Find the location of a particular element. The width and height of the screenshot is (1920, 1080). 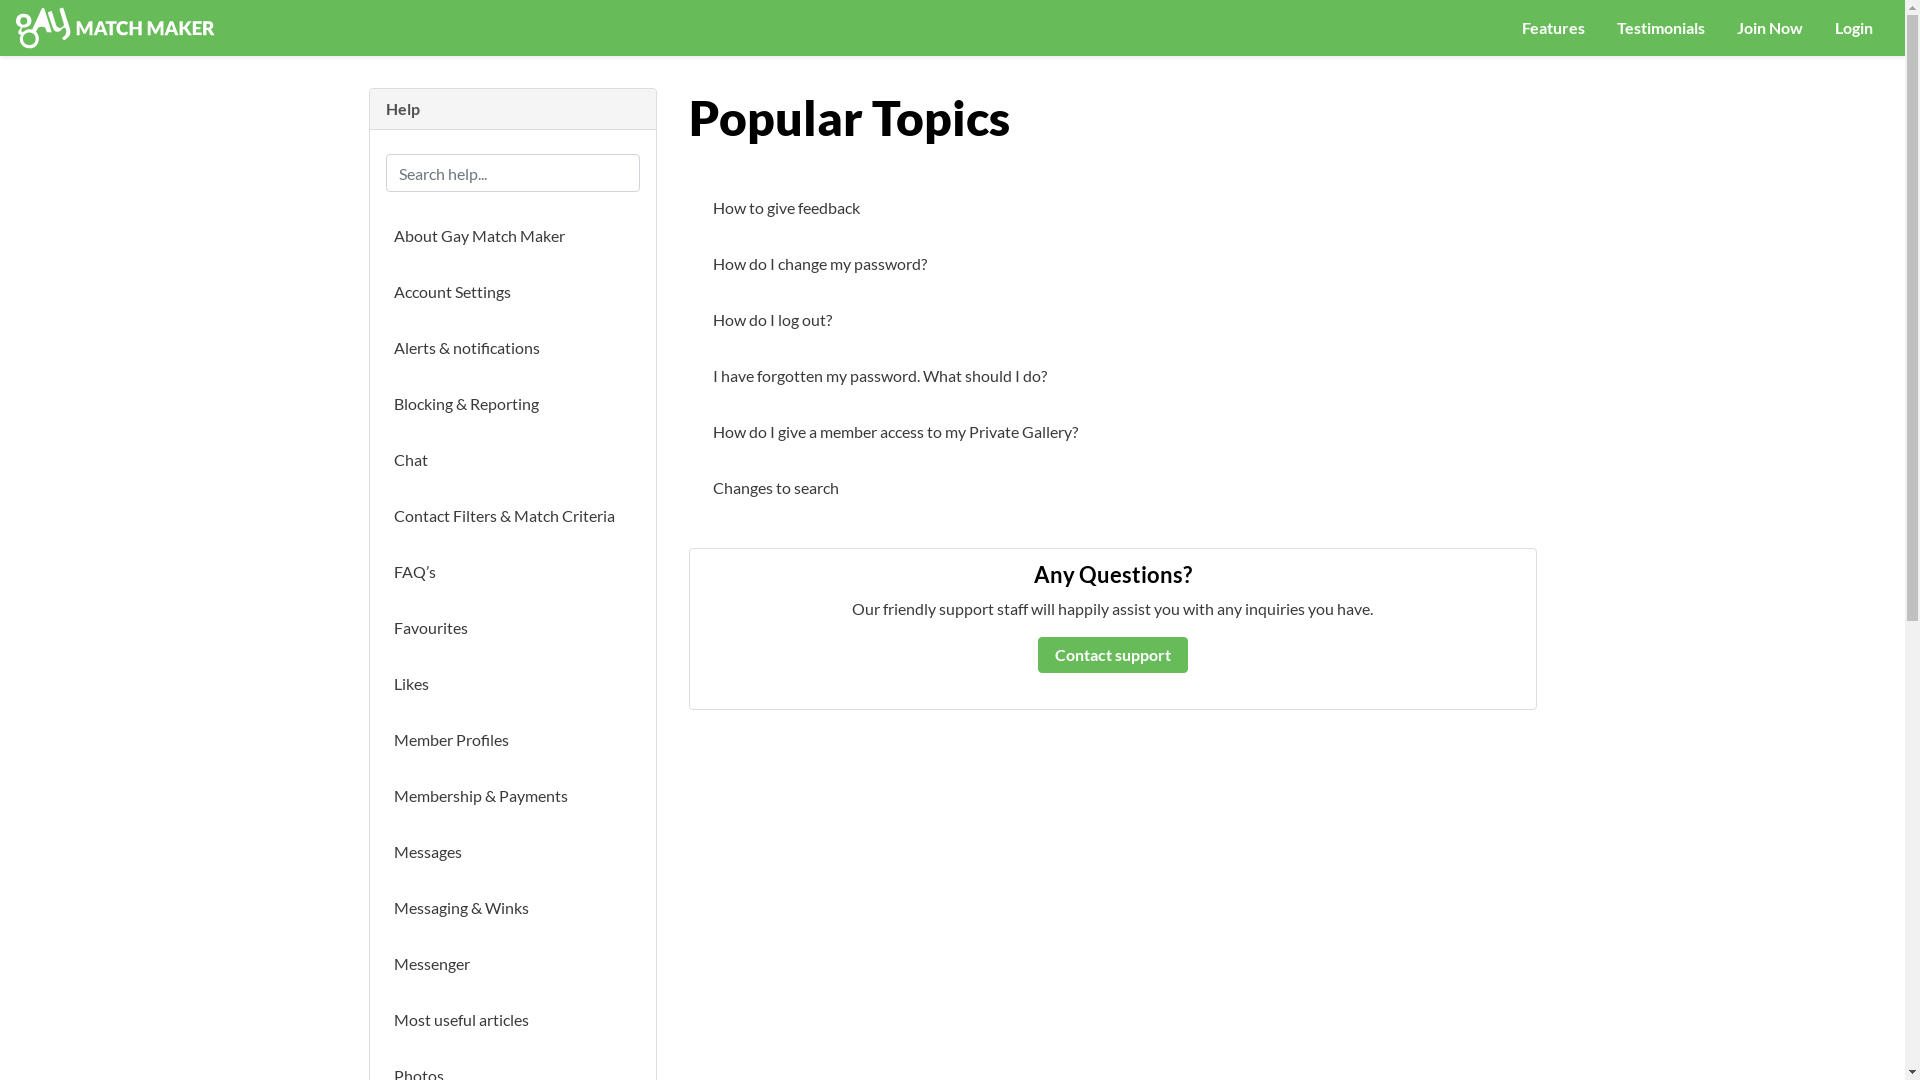

'Chat' is located at coordinates (385, 459).